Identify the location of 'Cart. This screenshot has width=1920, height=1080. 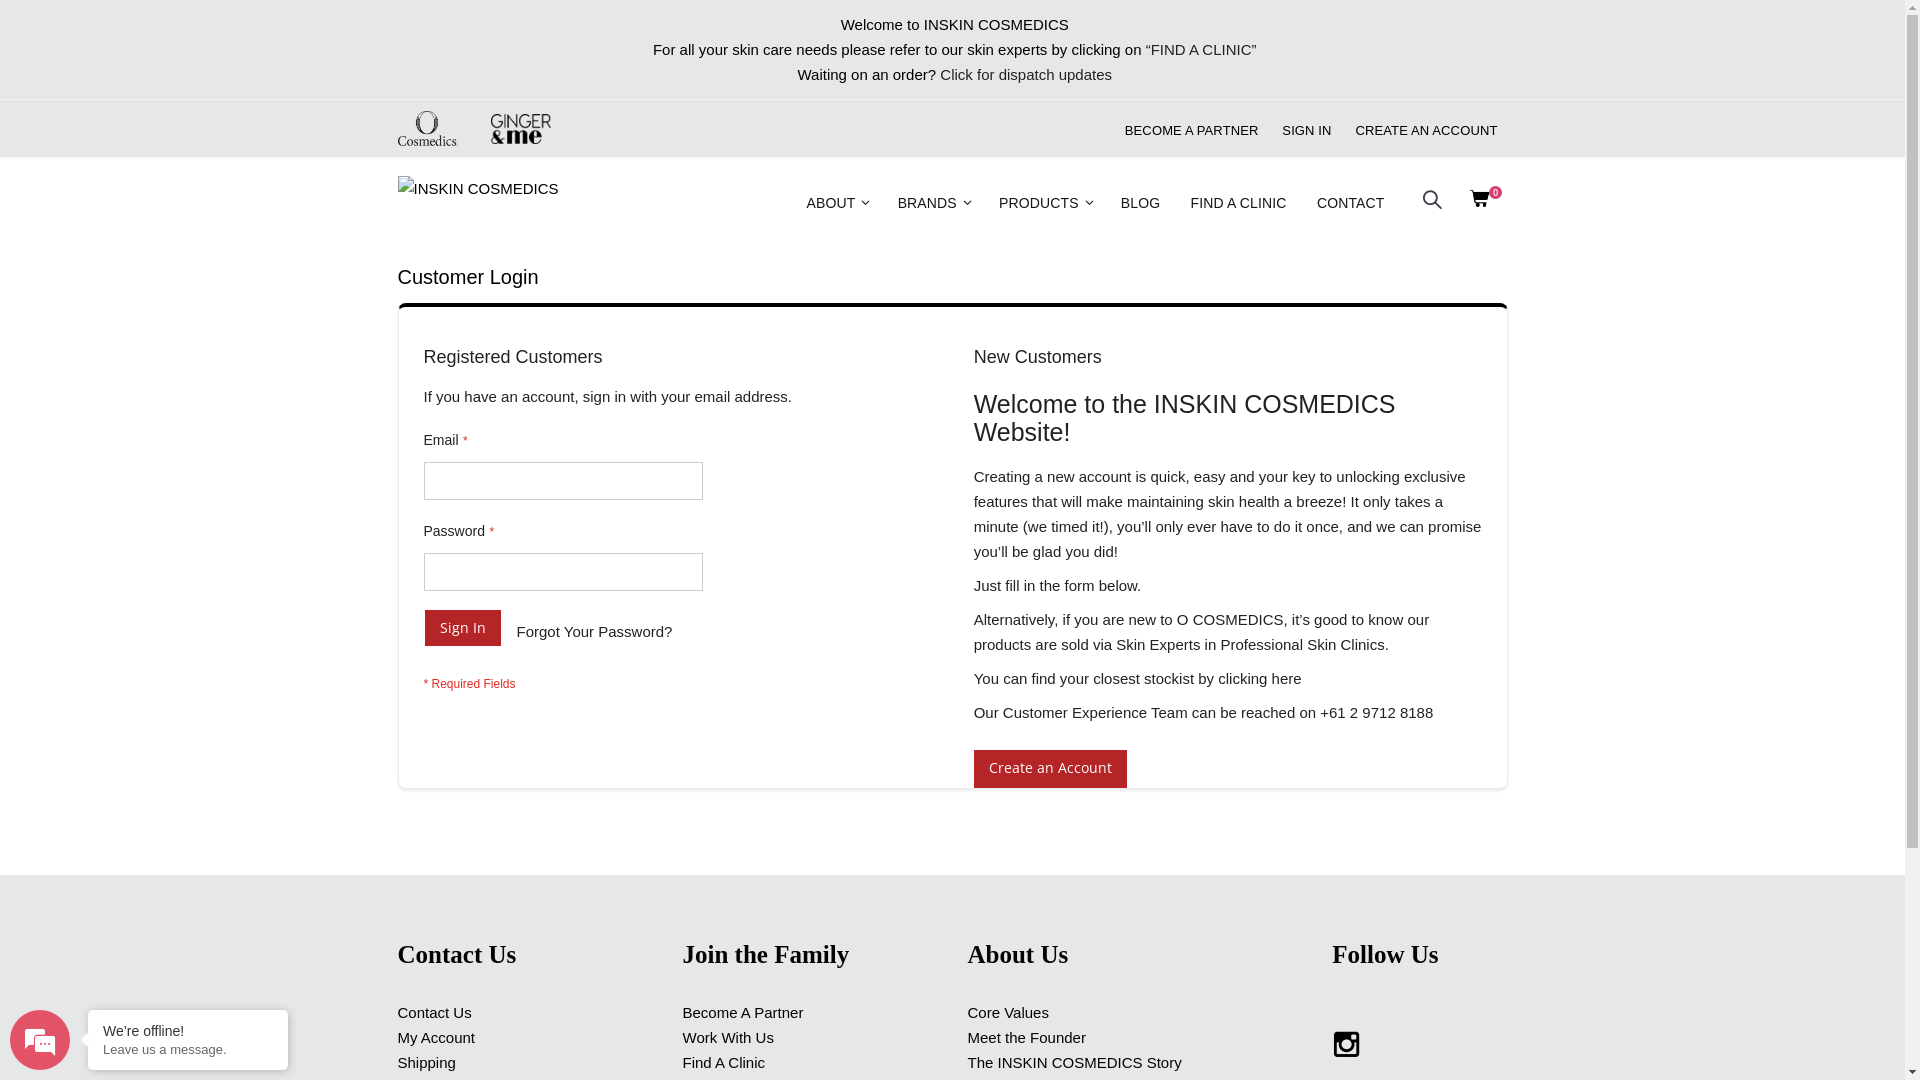
(1464, 203).